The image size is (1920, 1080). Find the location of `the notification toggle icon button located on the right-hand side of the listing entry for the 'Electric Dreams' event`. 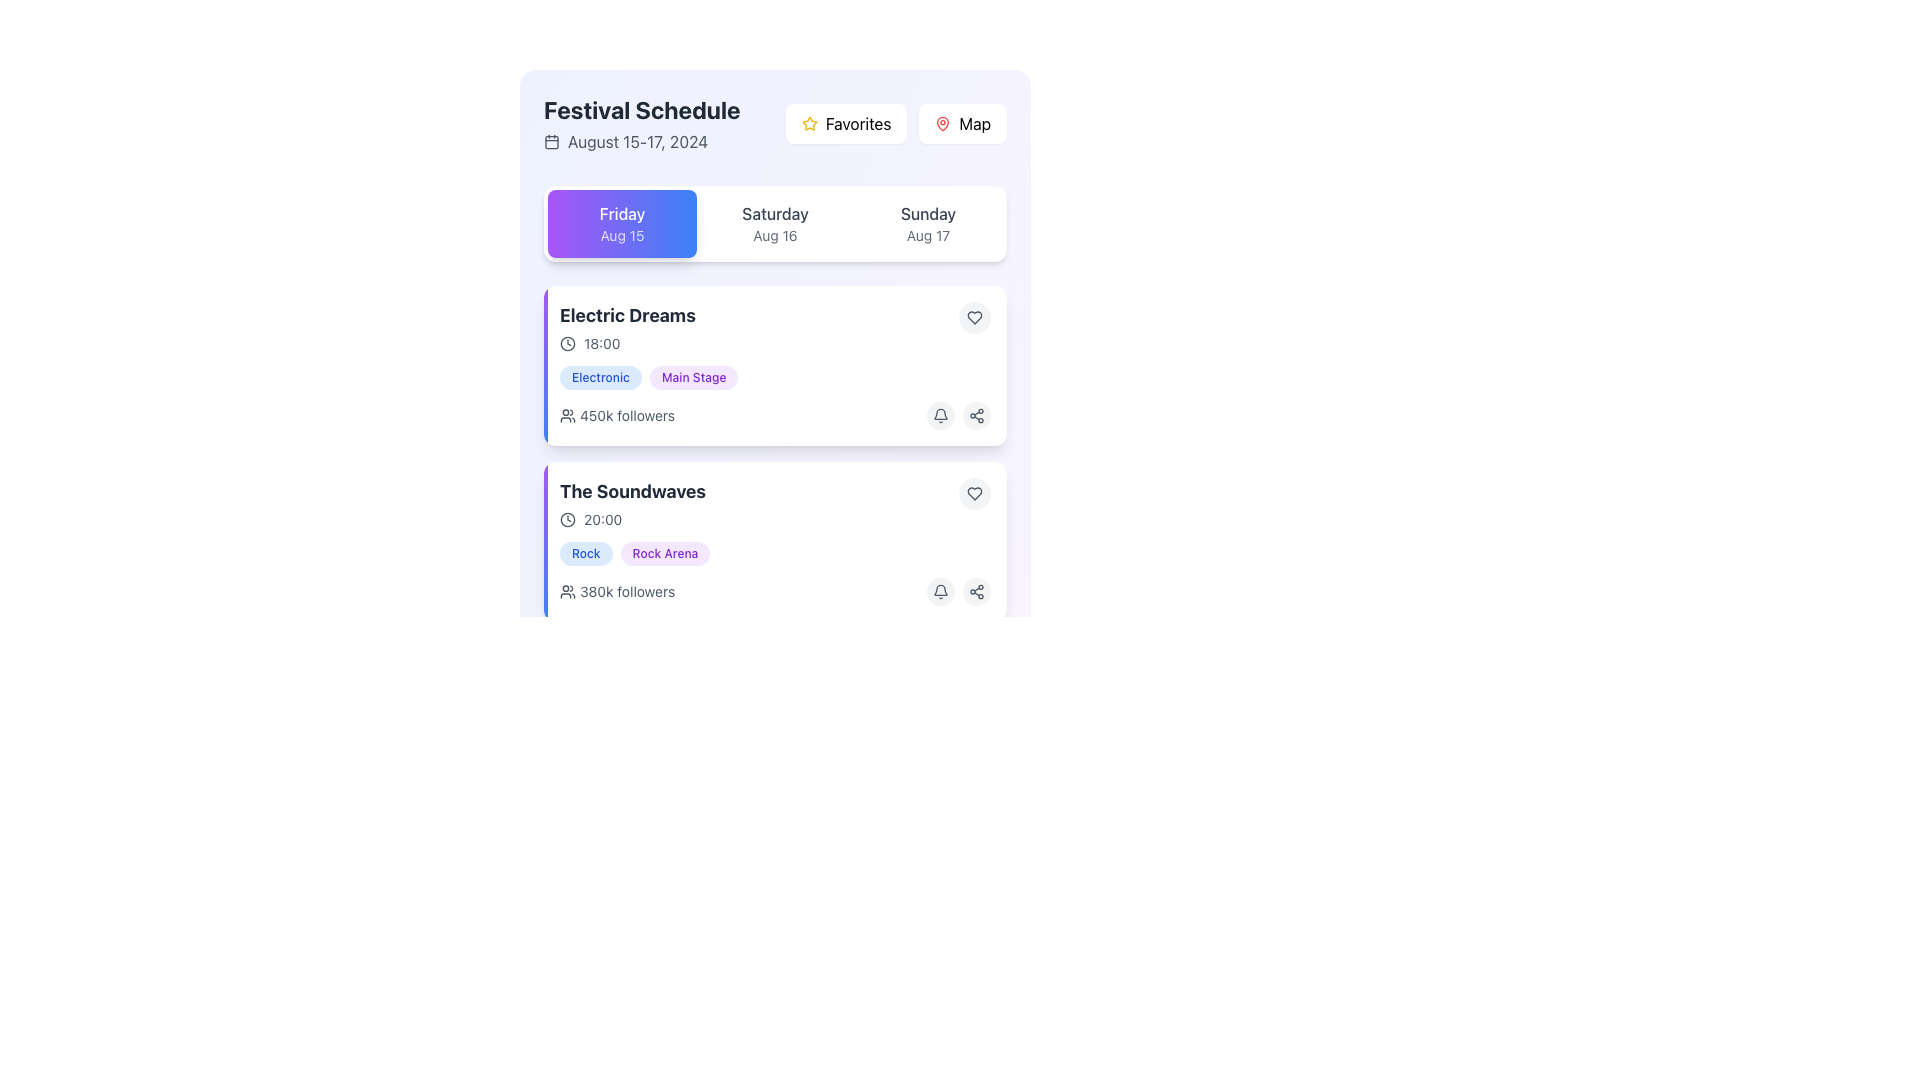

the notification toggle icon button located on the right-hand side of the listing entry for the 'Electric Dreams' event is located at coordinates (939, 590).